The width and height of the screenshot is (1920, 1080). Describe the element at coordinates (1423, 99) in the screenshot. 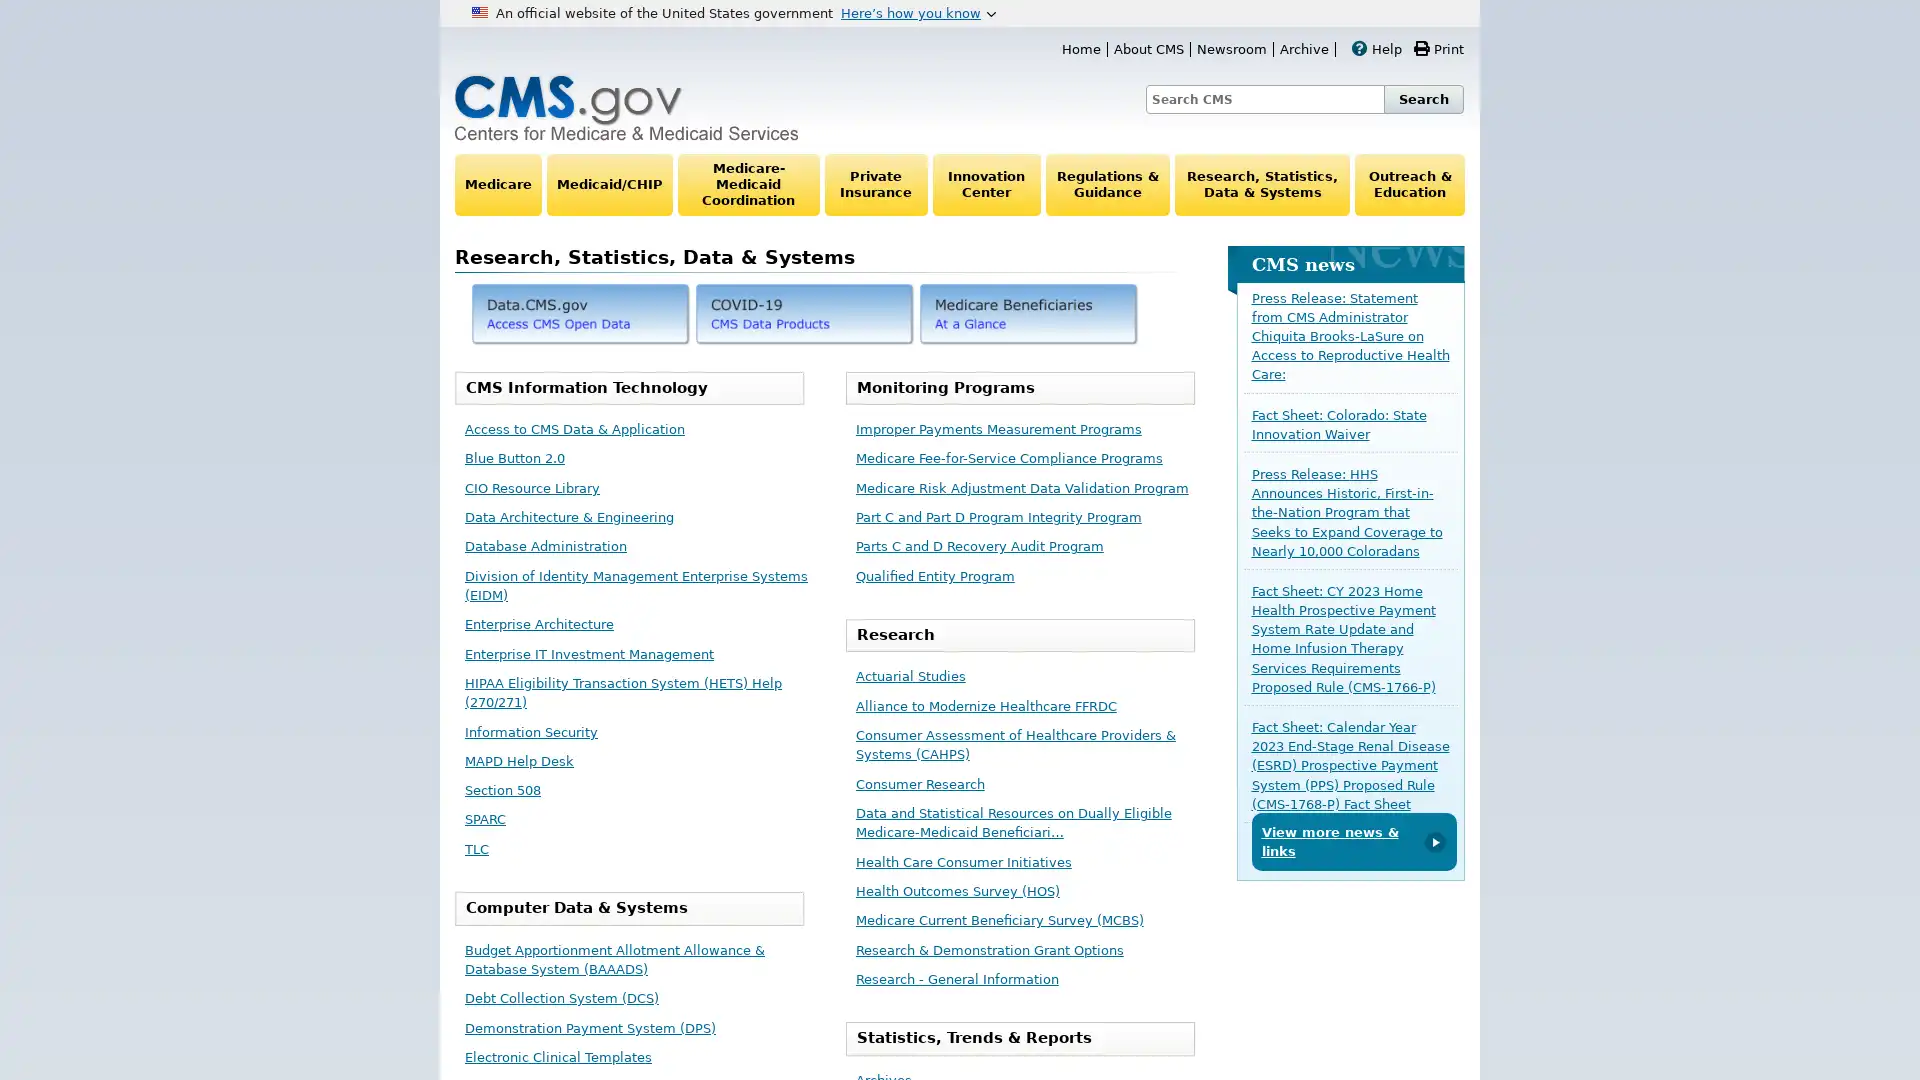

I see `Search` at that location.